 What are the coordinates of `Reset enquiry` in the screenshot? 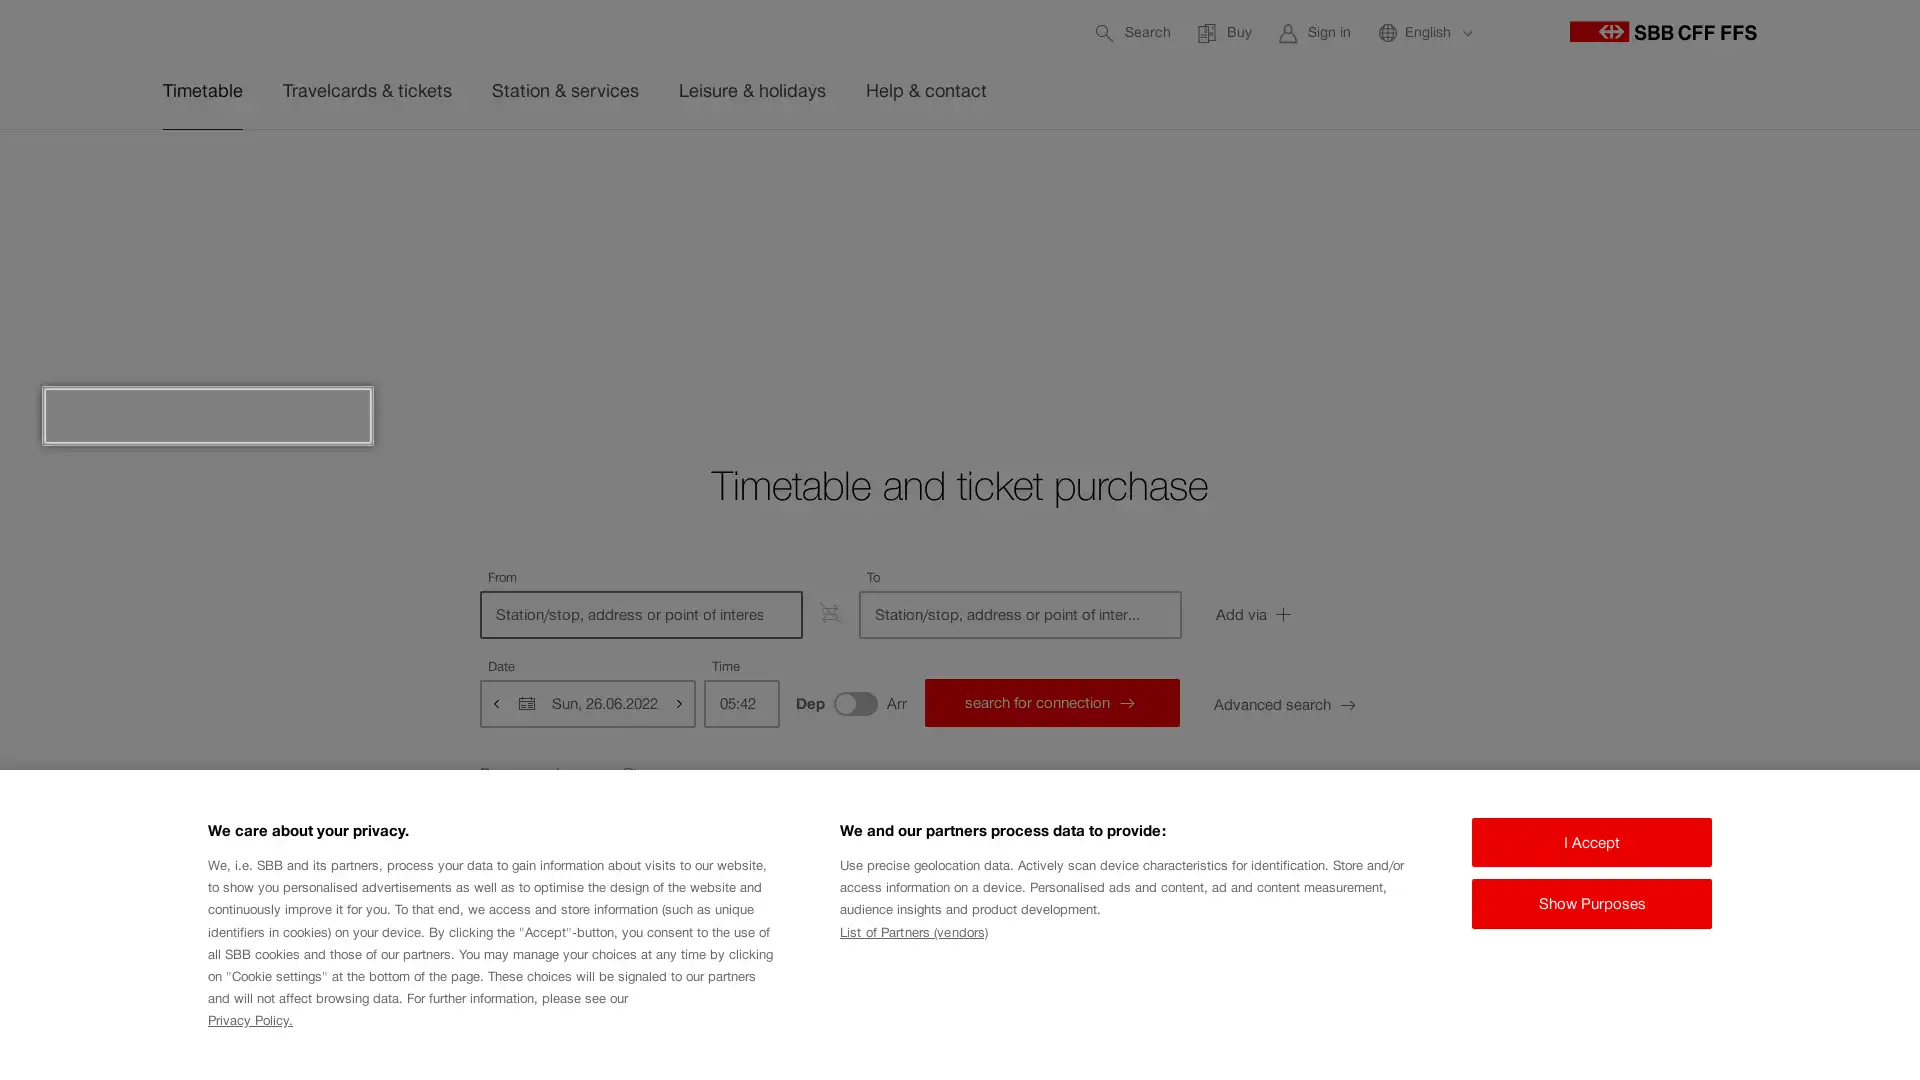 It's located at (560, 774).